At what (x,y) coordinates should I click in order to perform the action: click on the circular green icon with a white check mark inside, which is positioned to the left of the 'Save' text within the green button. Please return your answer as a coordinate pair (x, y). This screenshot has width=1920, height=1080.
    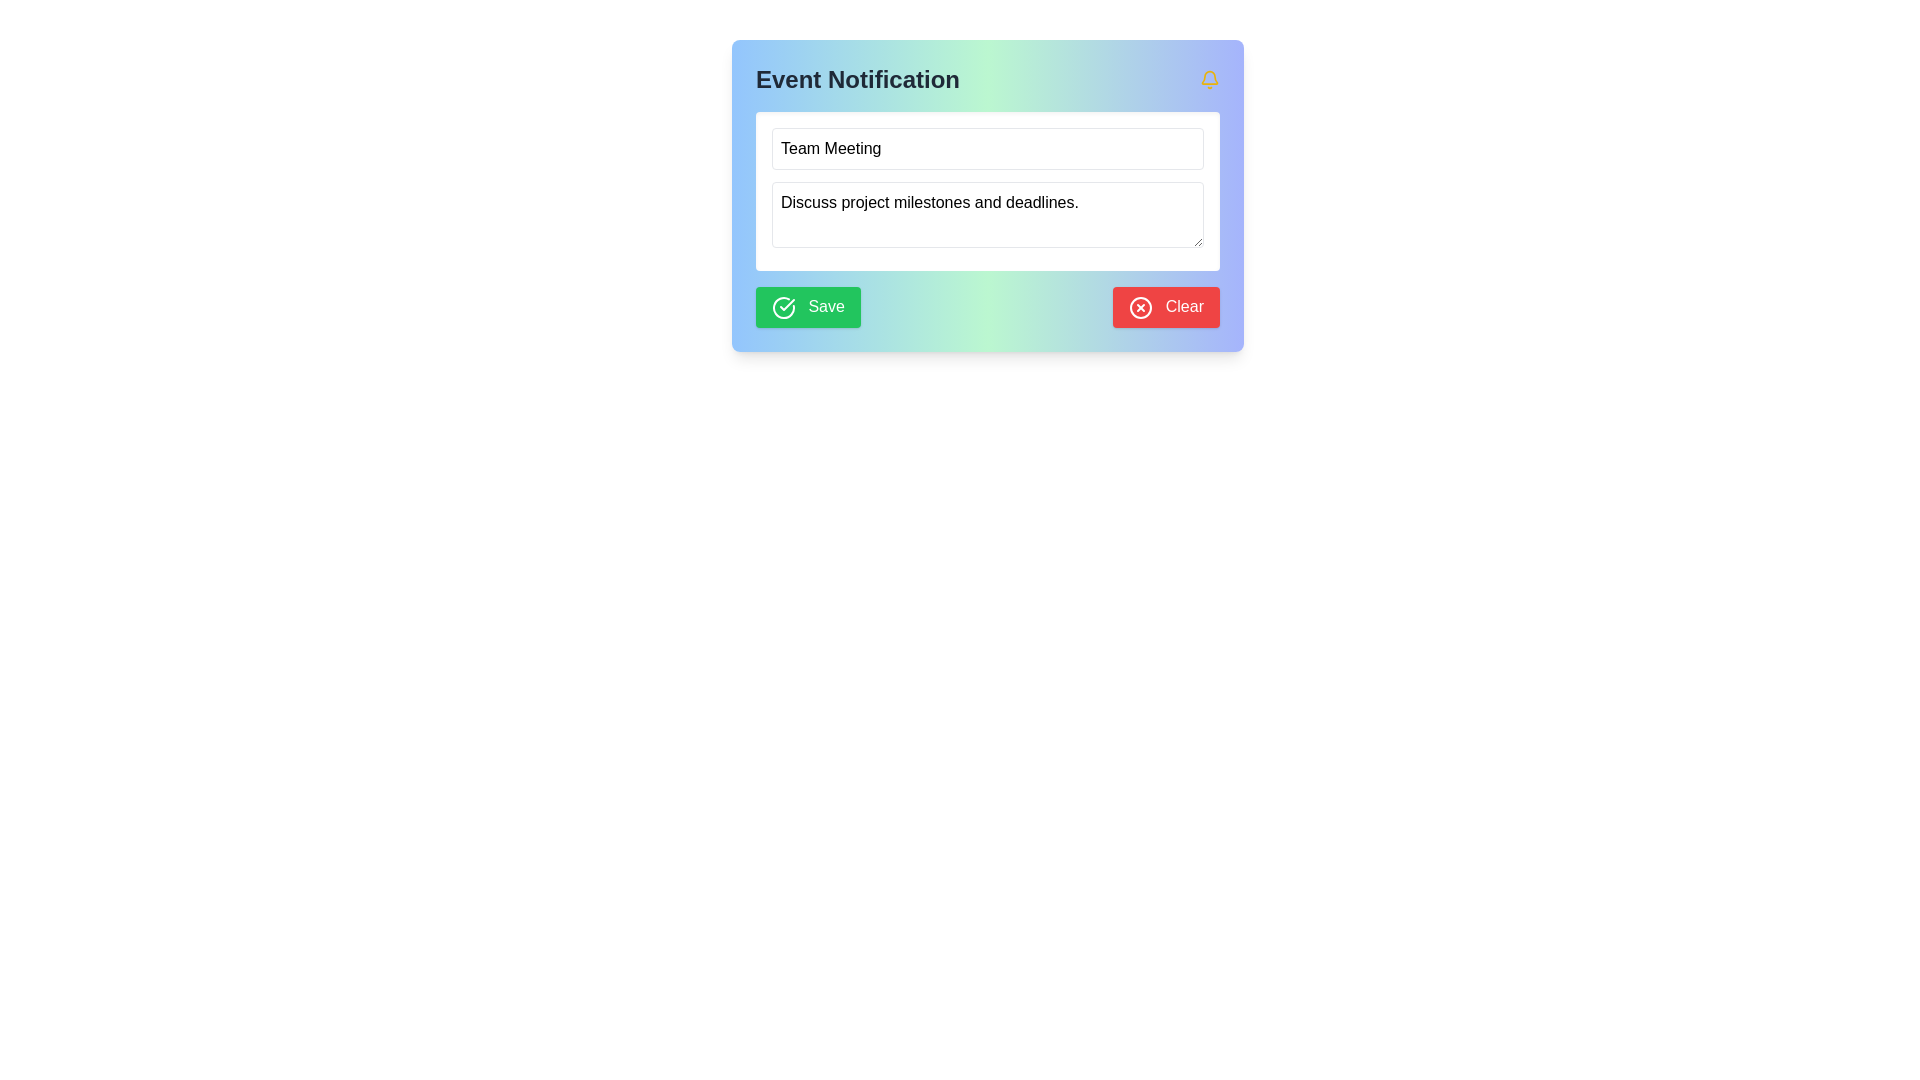
    Looking at the image, I should click on (782, 307).